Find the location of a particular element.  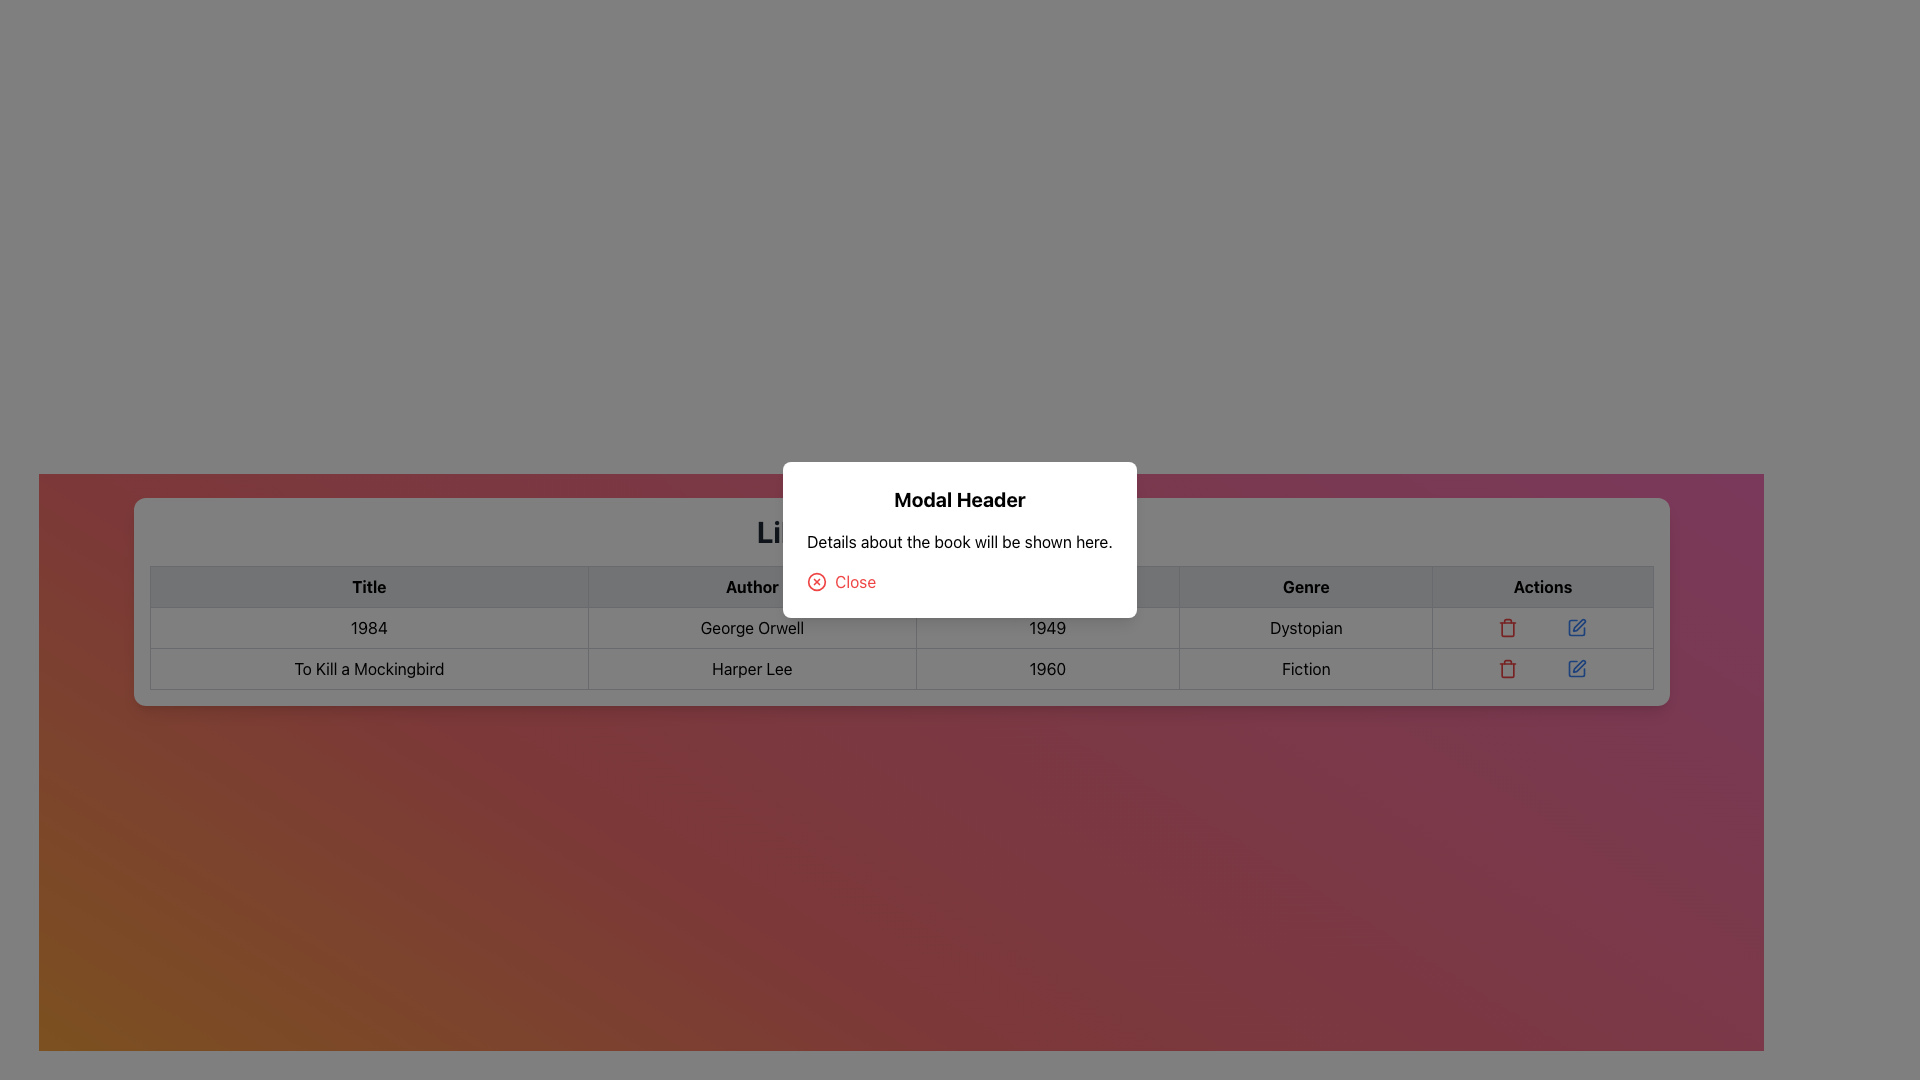

the text label that reads 'Details about the book will be shown here.' which is positioned within a white dialog-style box, directly below the 'Modal Header.' is located at coordinates (960, 542).